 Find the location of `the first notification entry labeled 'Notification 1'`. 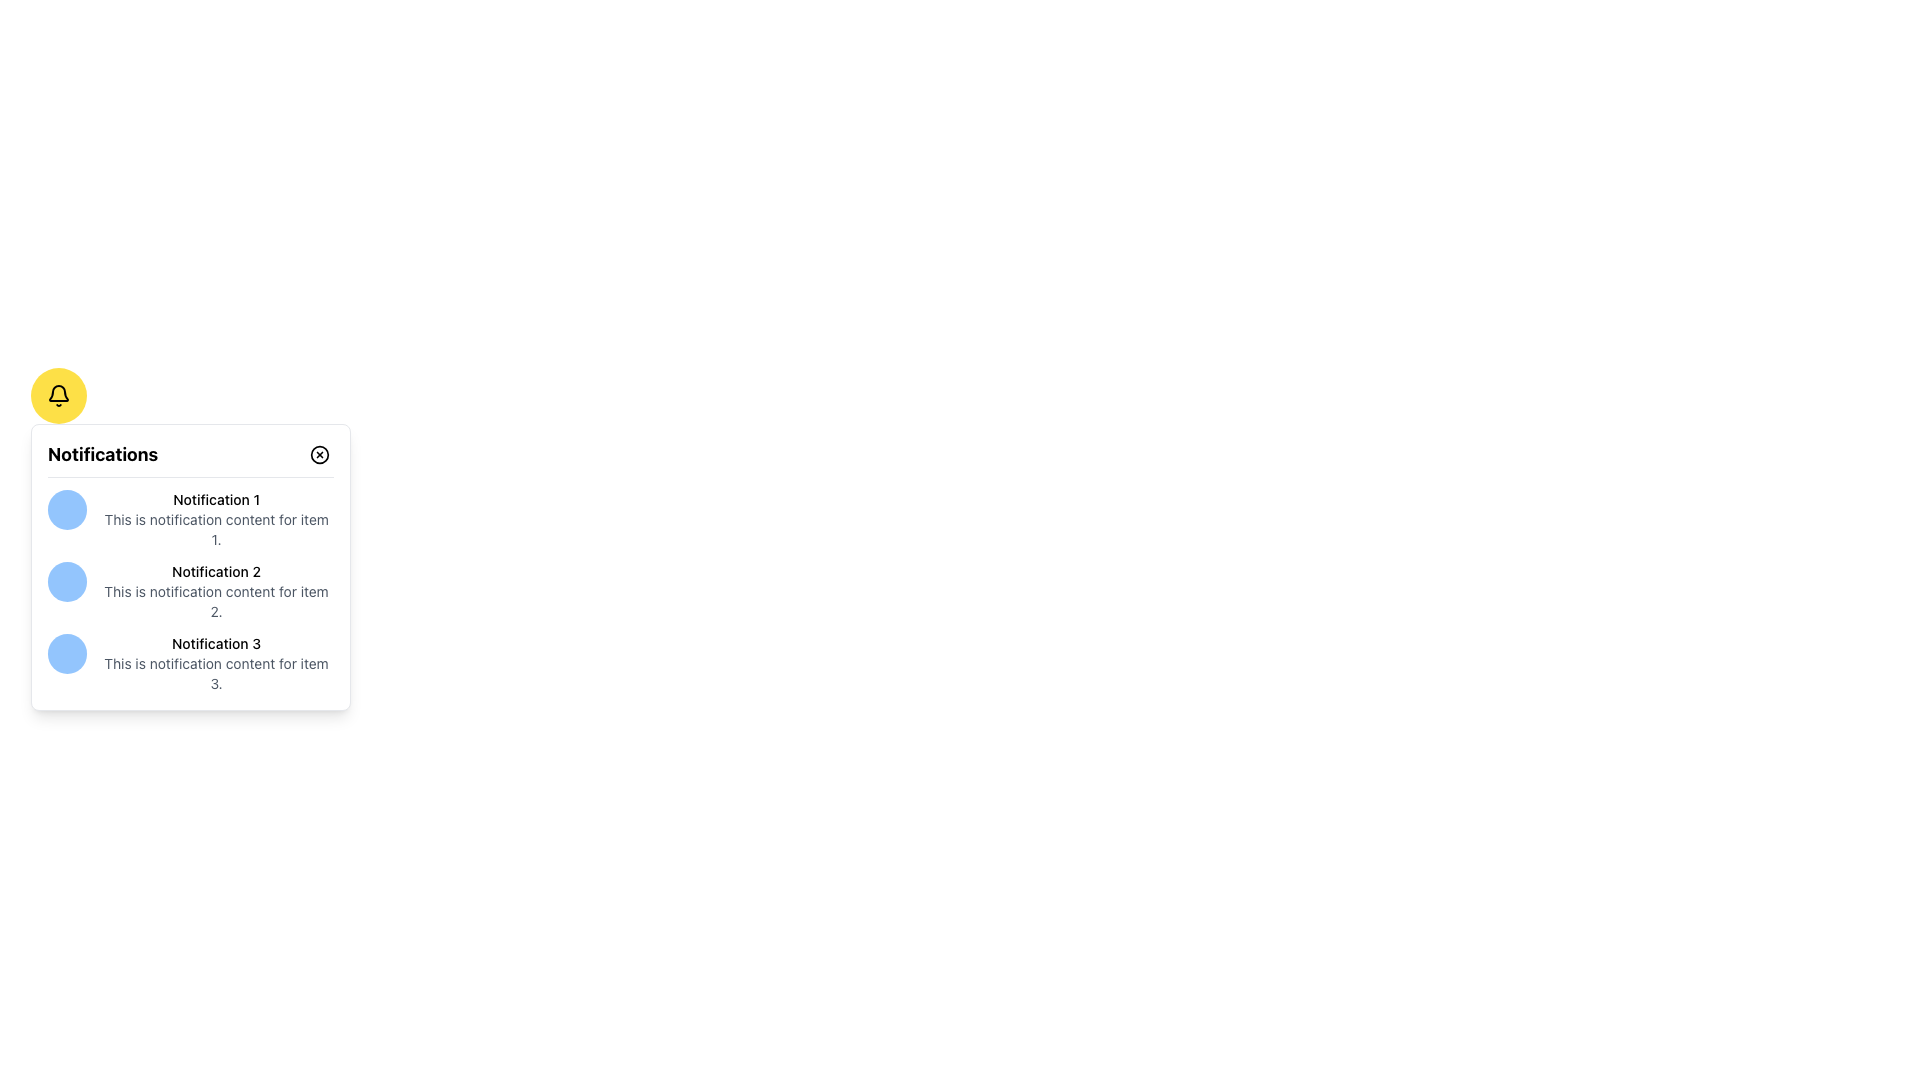

the first notification entry labeled 'Notification 1' is located at coordinates (216, 519).